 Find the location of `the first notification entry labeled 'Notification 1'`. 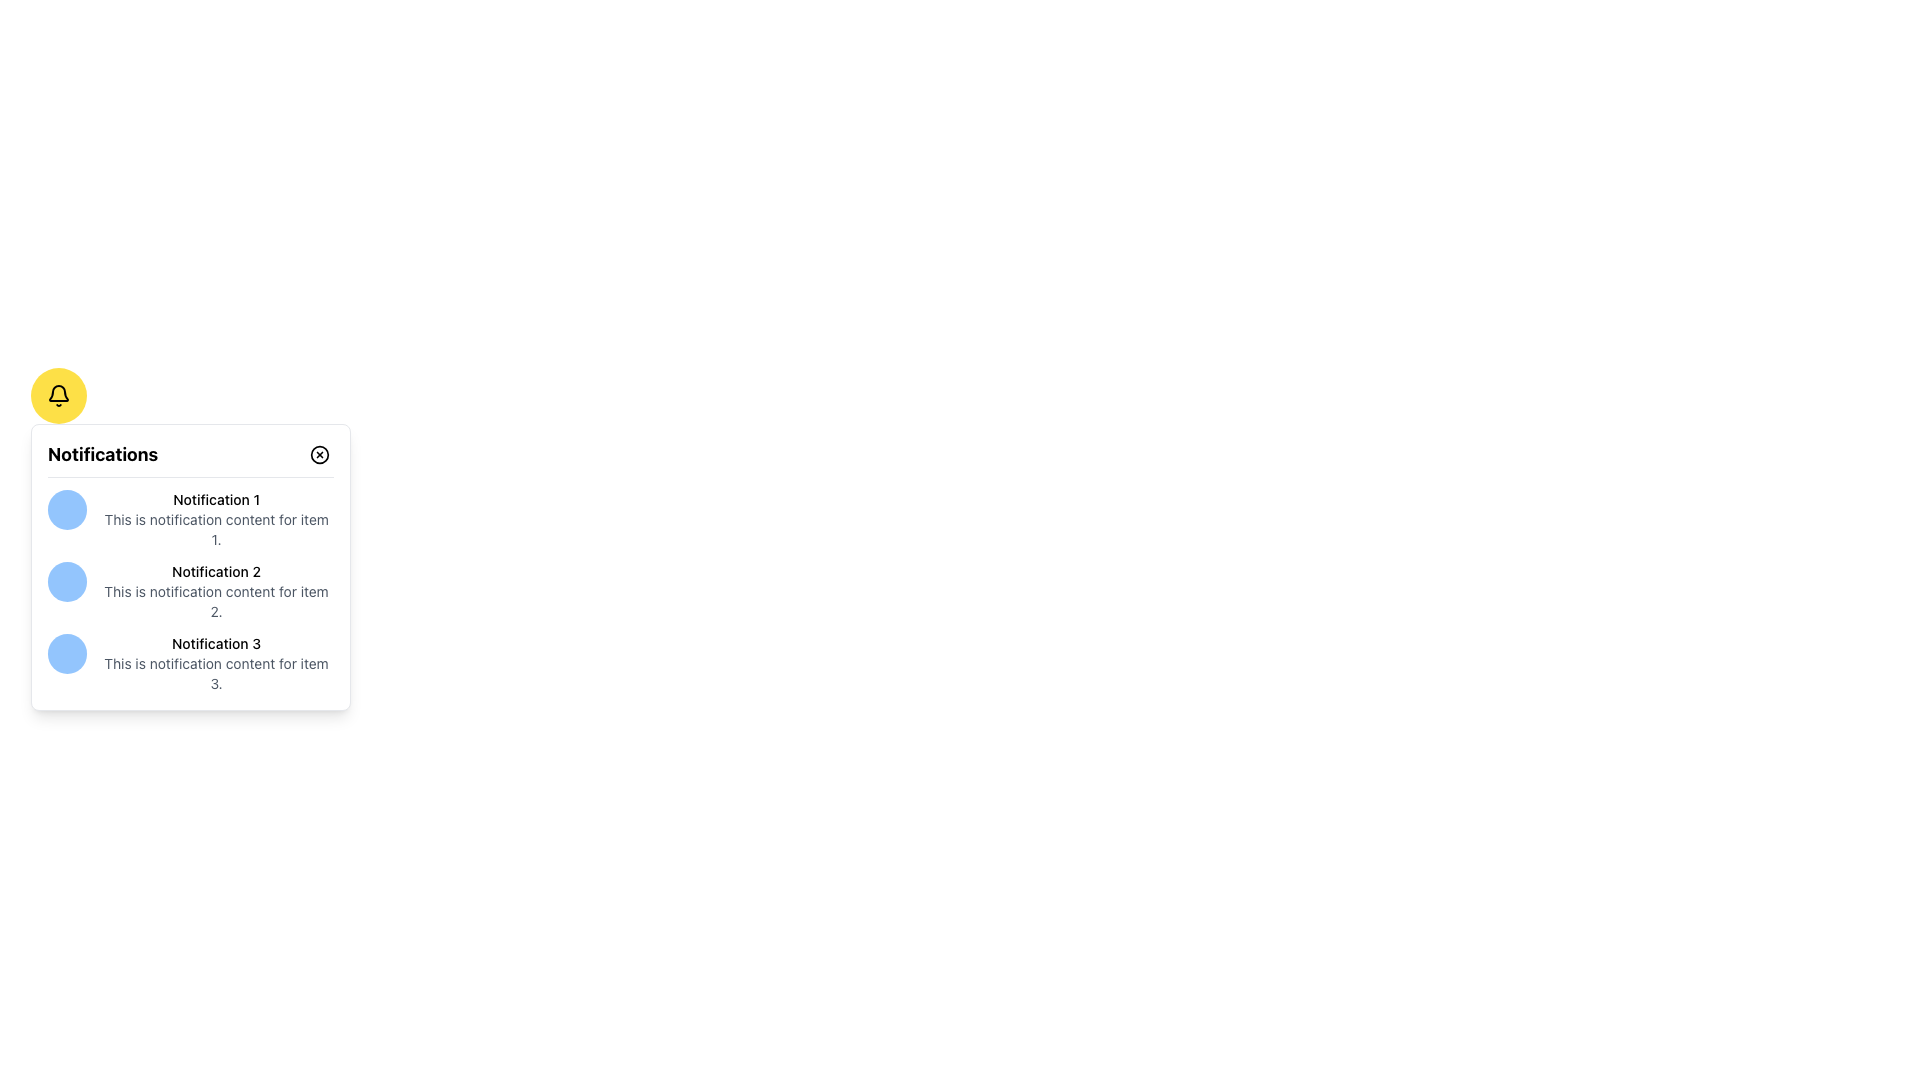

the first notification entry labeled 'Notification 1' is located at coordinates (216, 519).